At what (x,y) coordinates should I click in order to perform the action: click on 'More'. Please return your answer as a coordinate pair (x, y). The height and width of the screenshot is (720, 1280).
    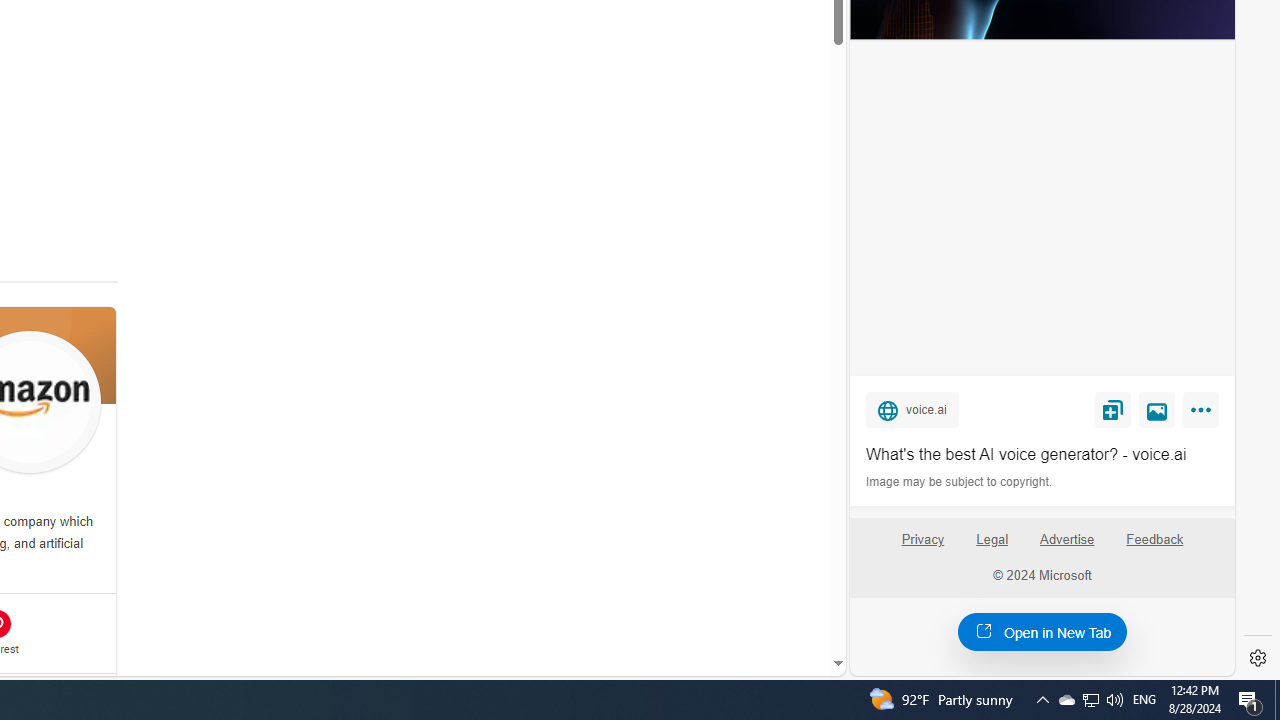
    Looking at the image, I should click on (1203, 412).